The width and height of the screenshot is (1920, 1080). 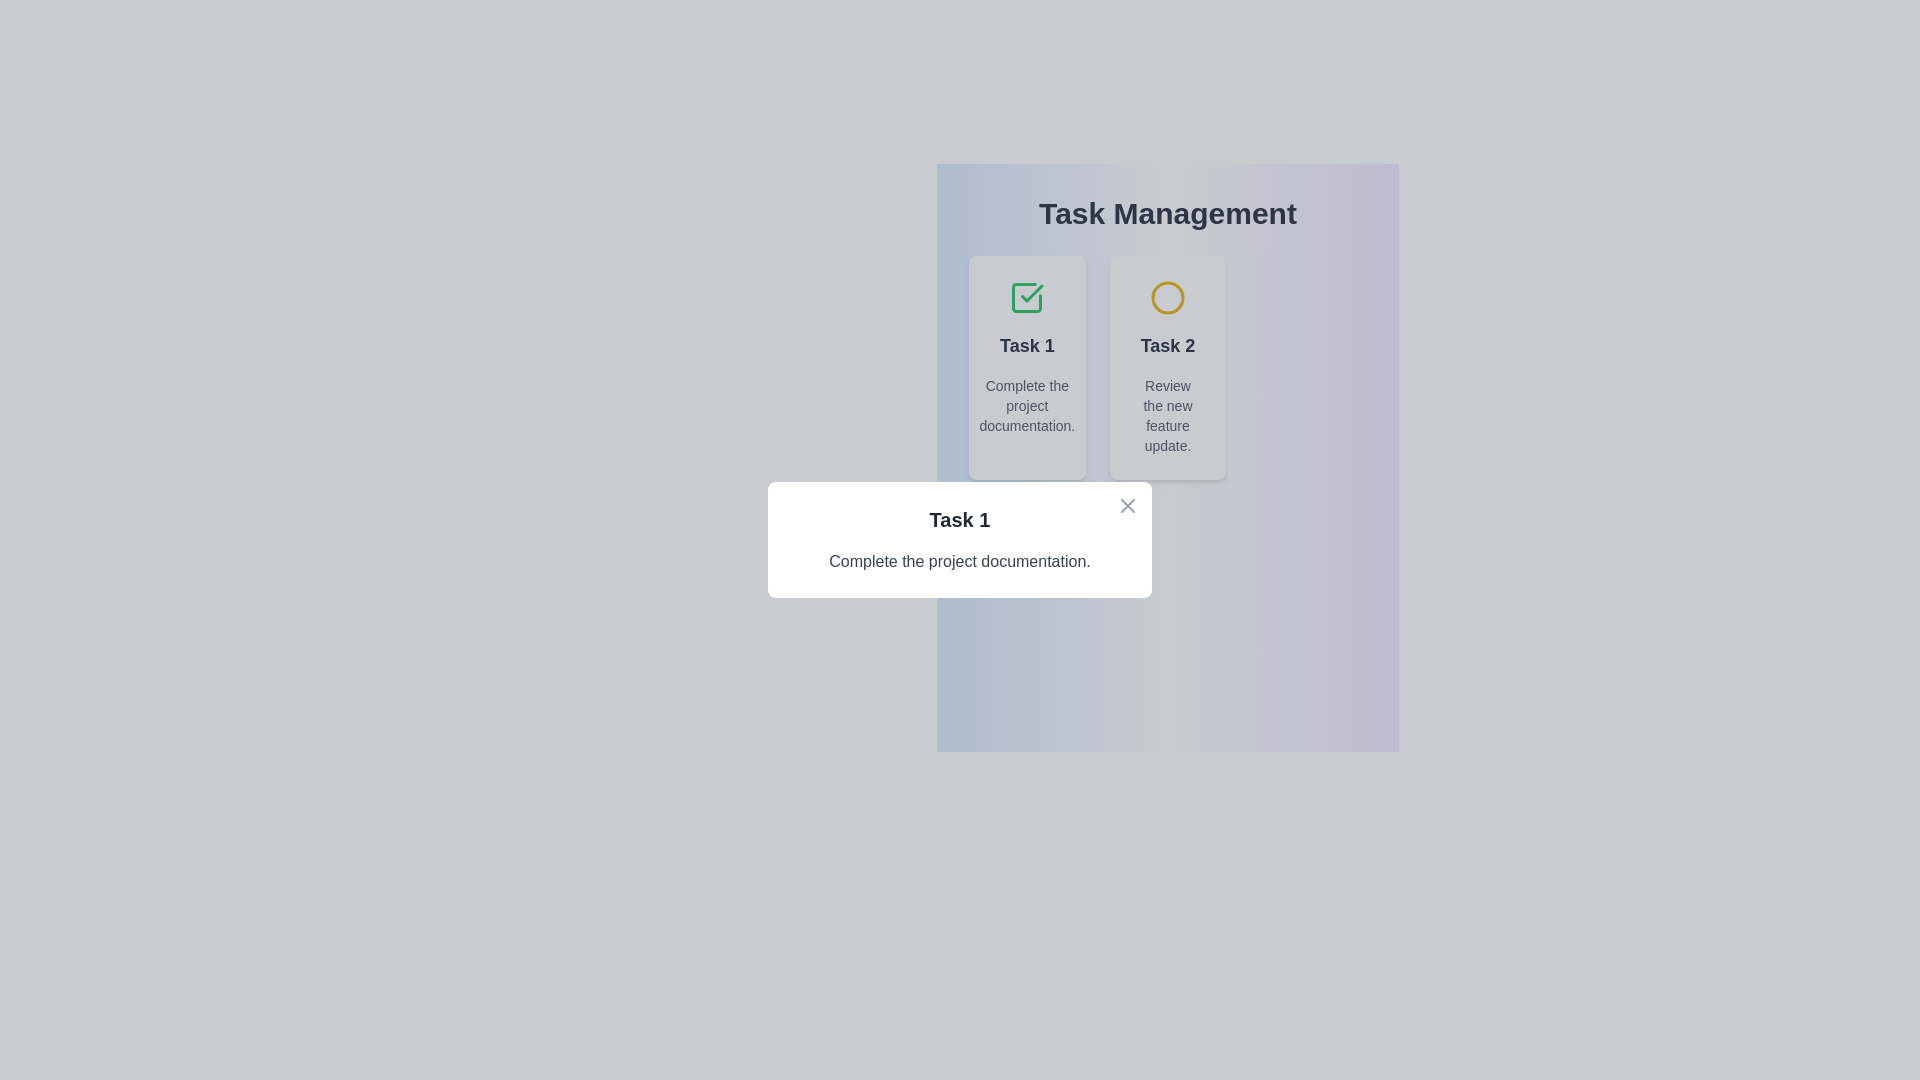 I want to click on the inner circular part of the decorative icon representing 'Task 2' located in the upper-right card of the task list, so click(x=1167, y=297).